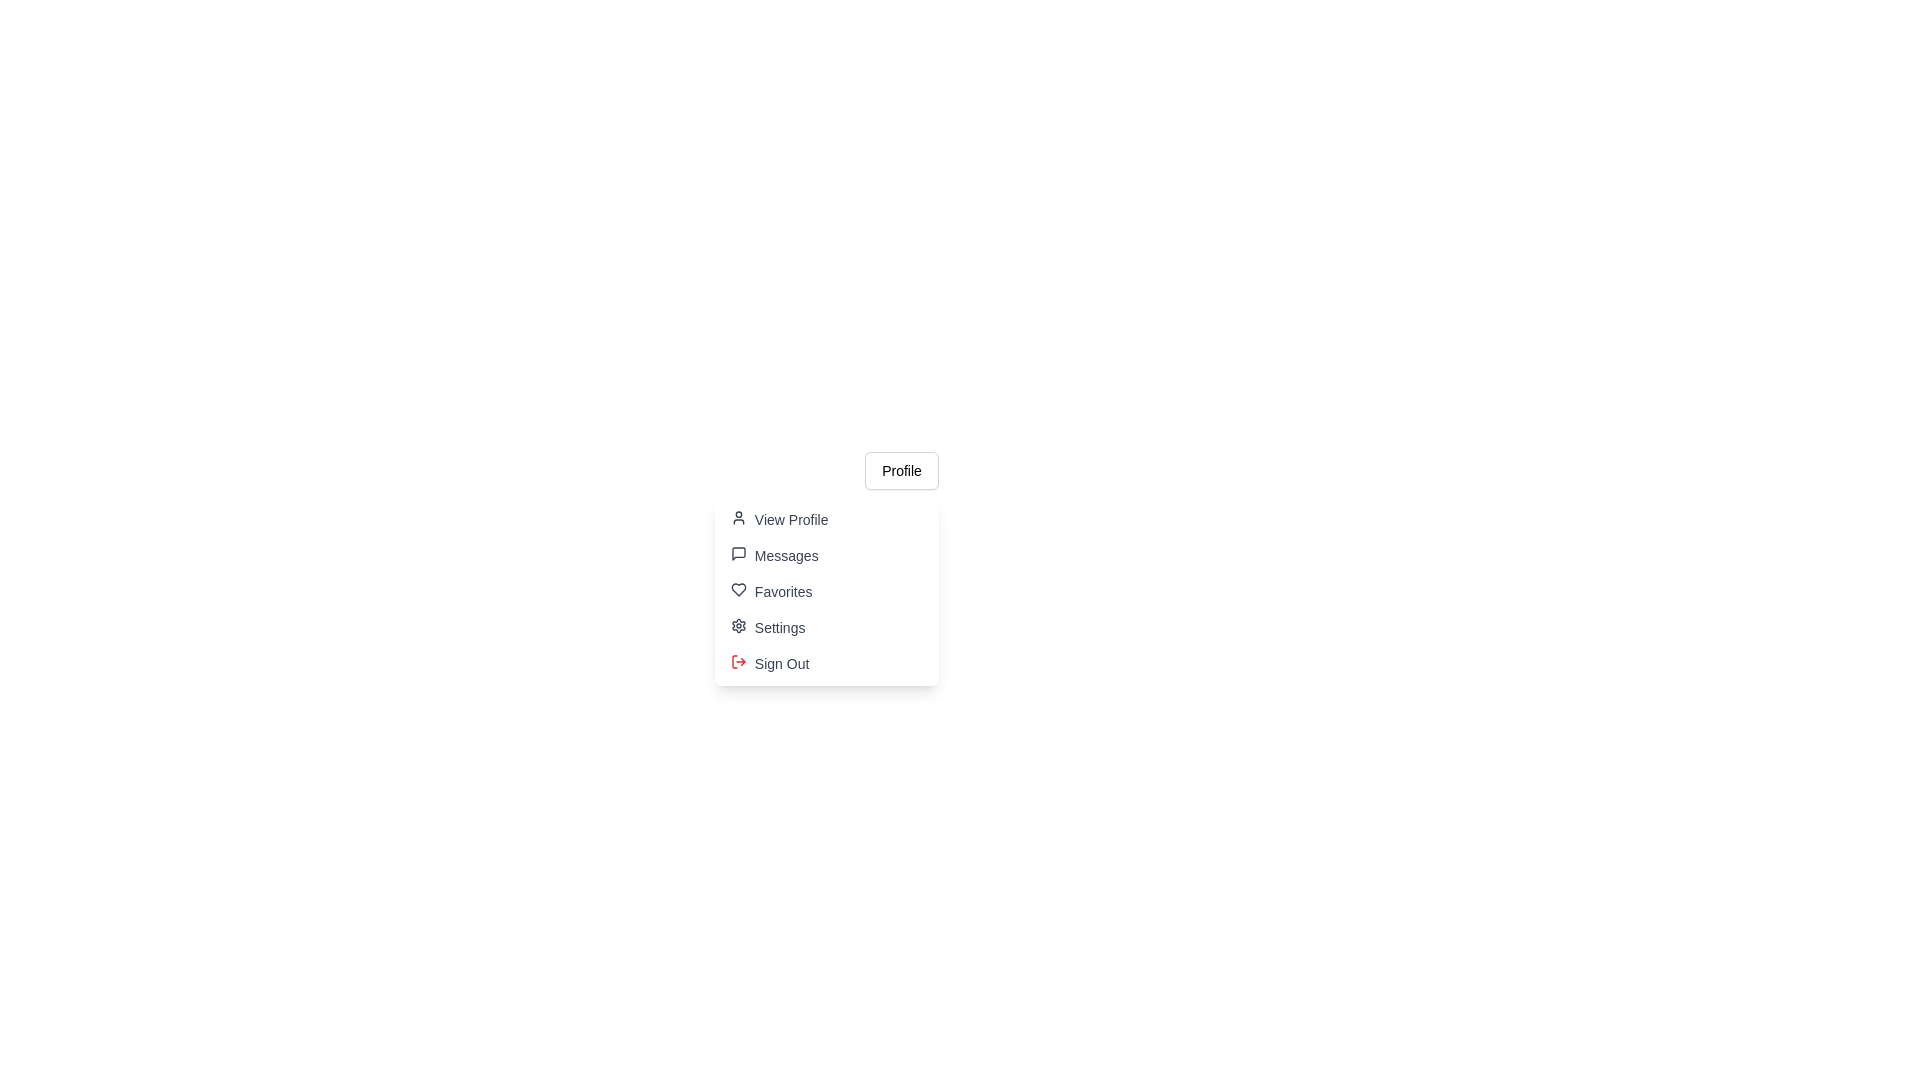  I want to click on the first entry in the vertical menu labeled 'Profile', so click(826, 519).